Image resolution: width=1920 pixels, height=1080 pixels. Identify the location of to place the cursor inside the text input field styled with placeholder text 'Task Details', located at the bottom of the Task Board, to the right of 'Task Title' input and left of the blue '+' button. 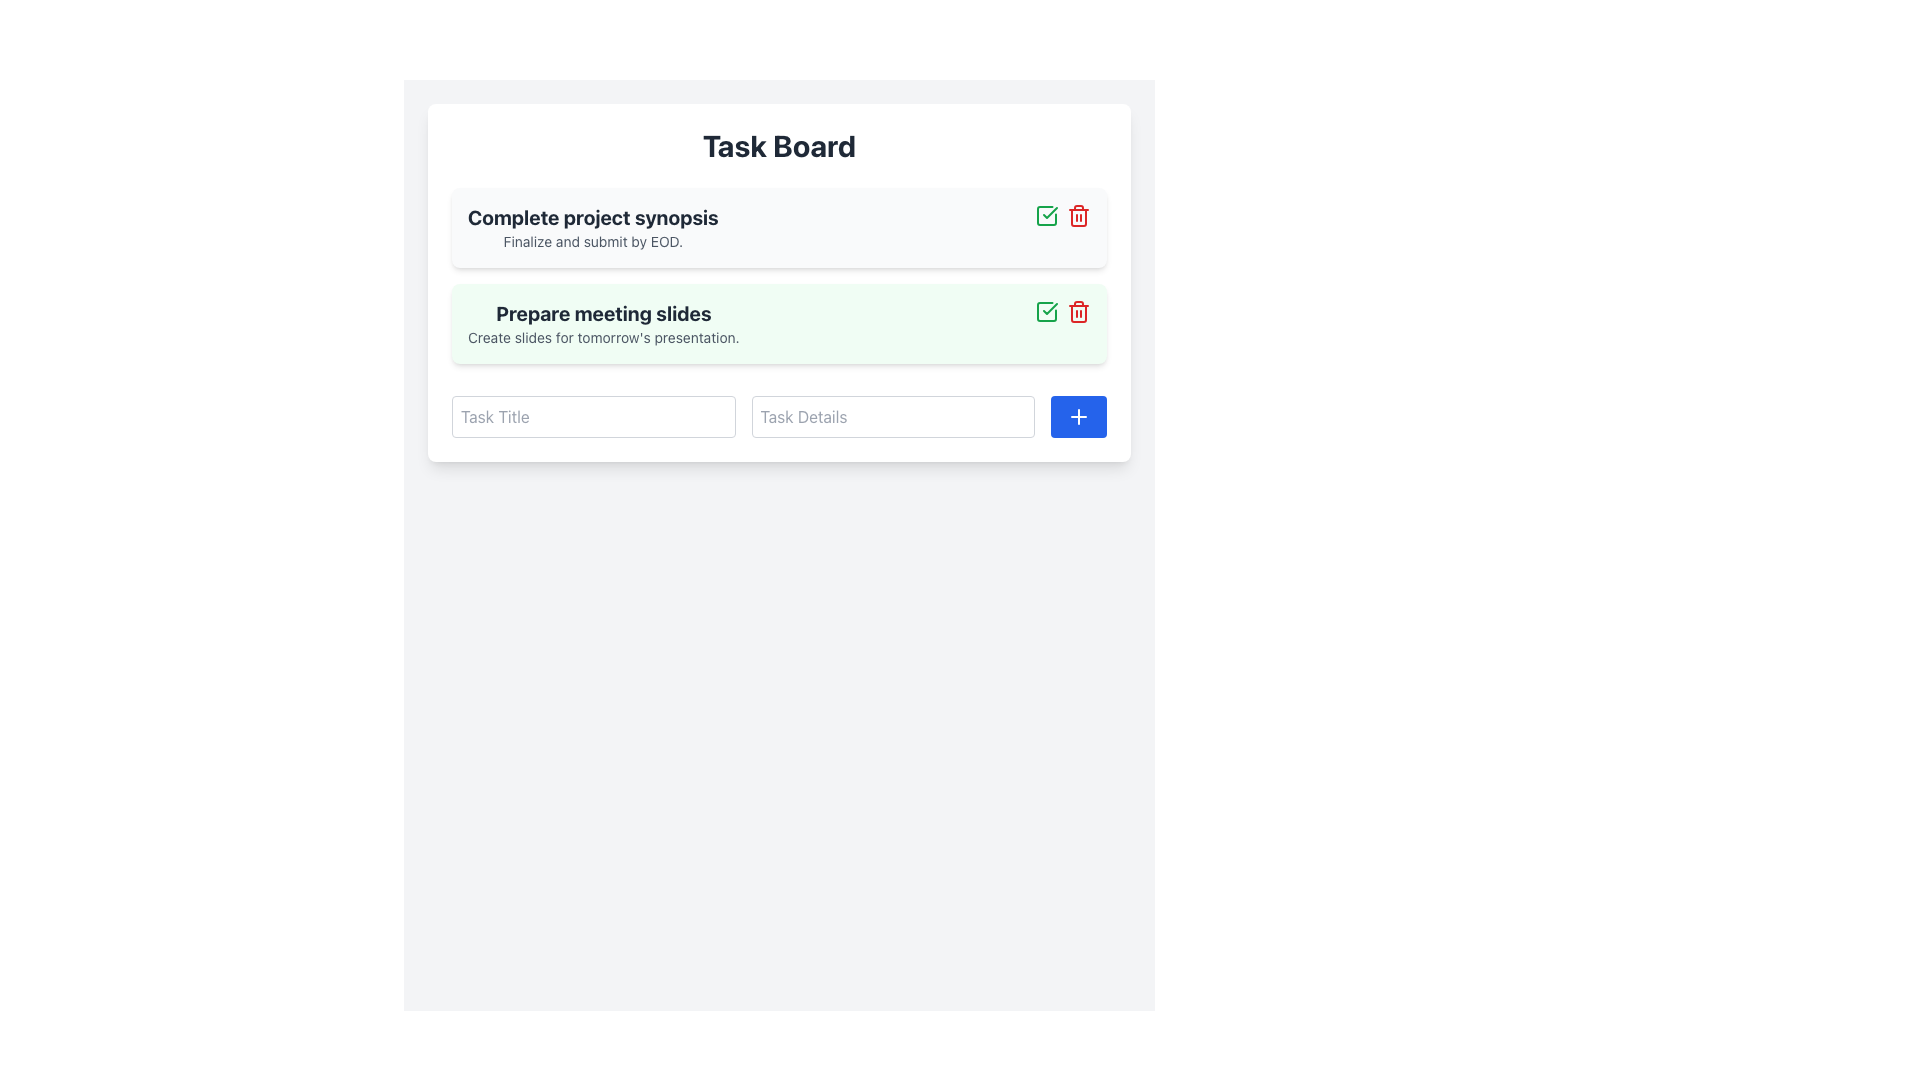
(778, 415).